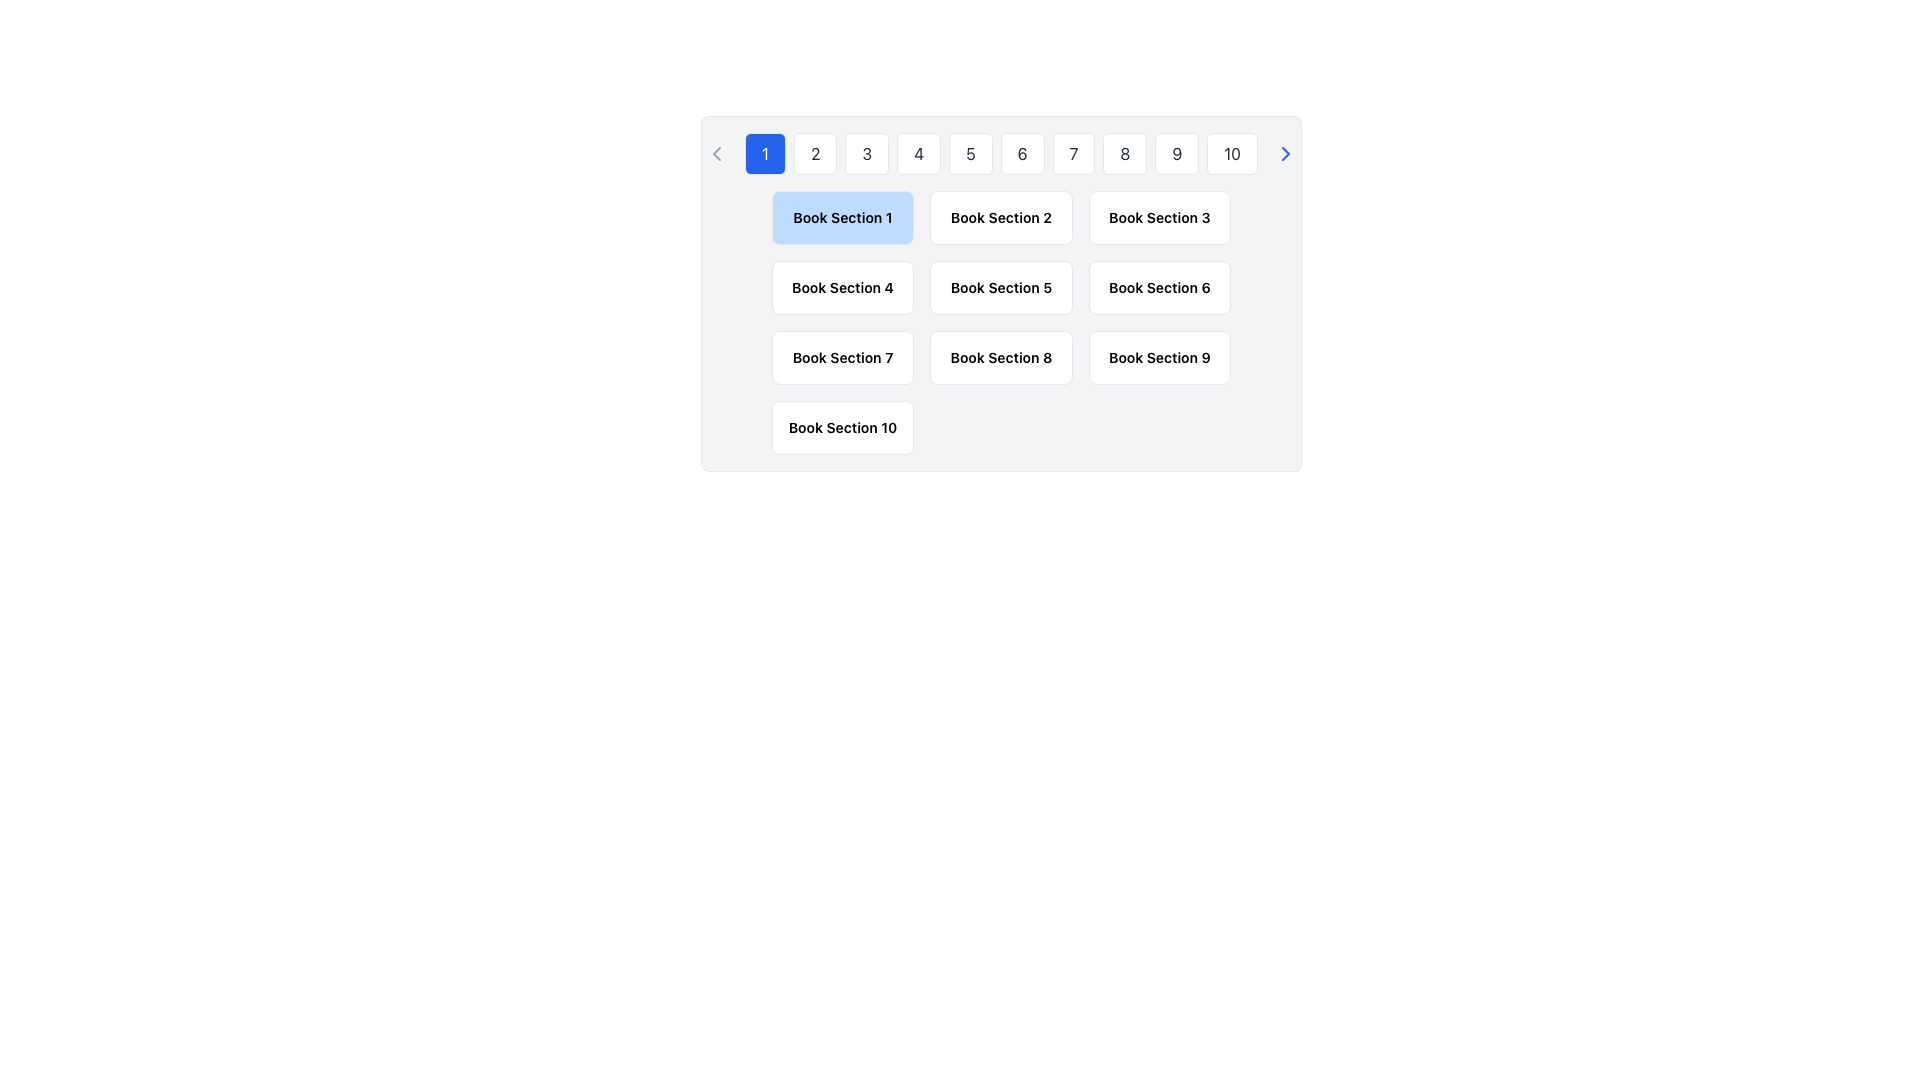 Image resolution: width=1920 pixels, height=1080 pixels. What do you see at coordinates (843, 427) in the screenshot?
I see `the text label 'Book Section 10' which is displayed in bold and smaller font within a rounded rectangular card in the bottom-right corner of a grid structure` at bounding box center [843, 427].